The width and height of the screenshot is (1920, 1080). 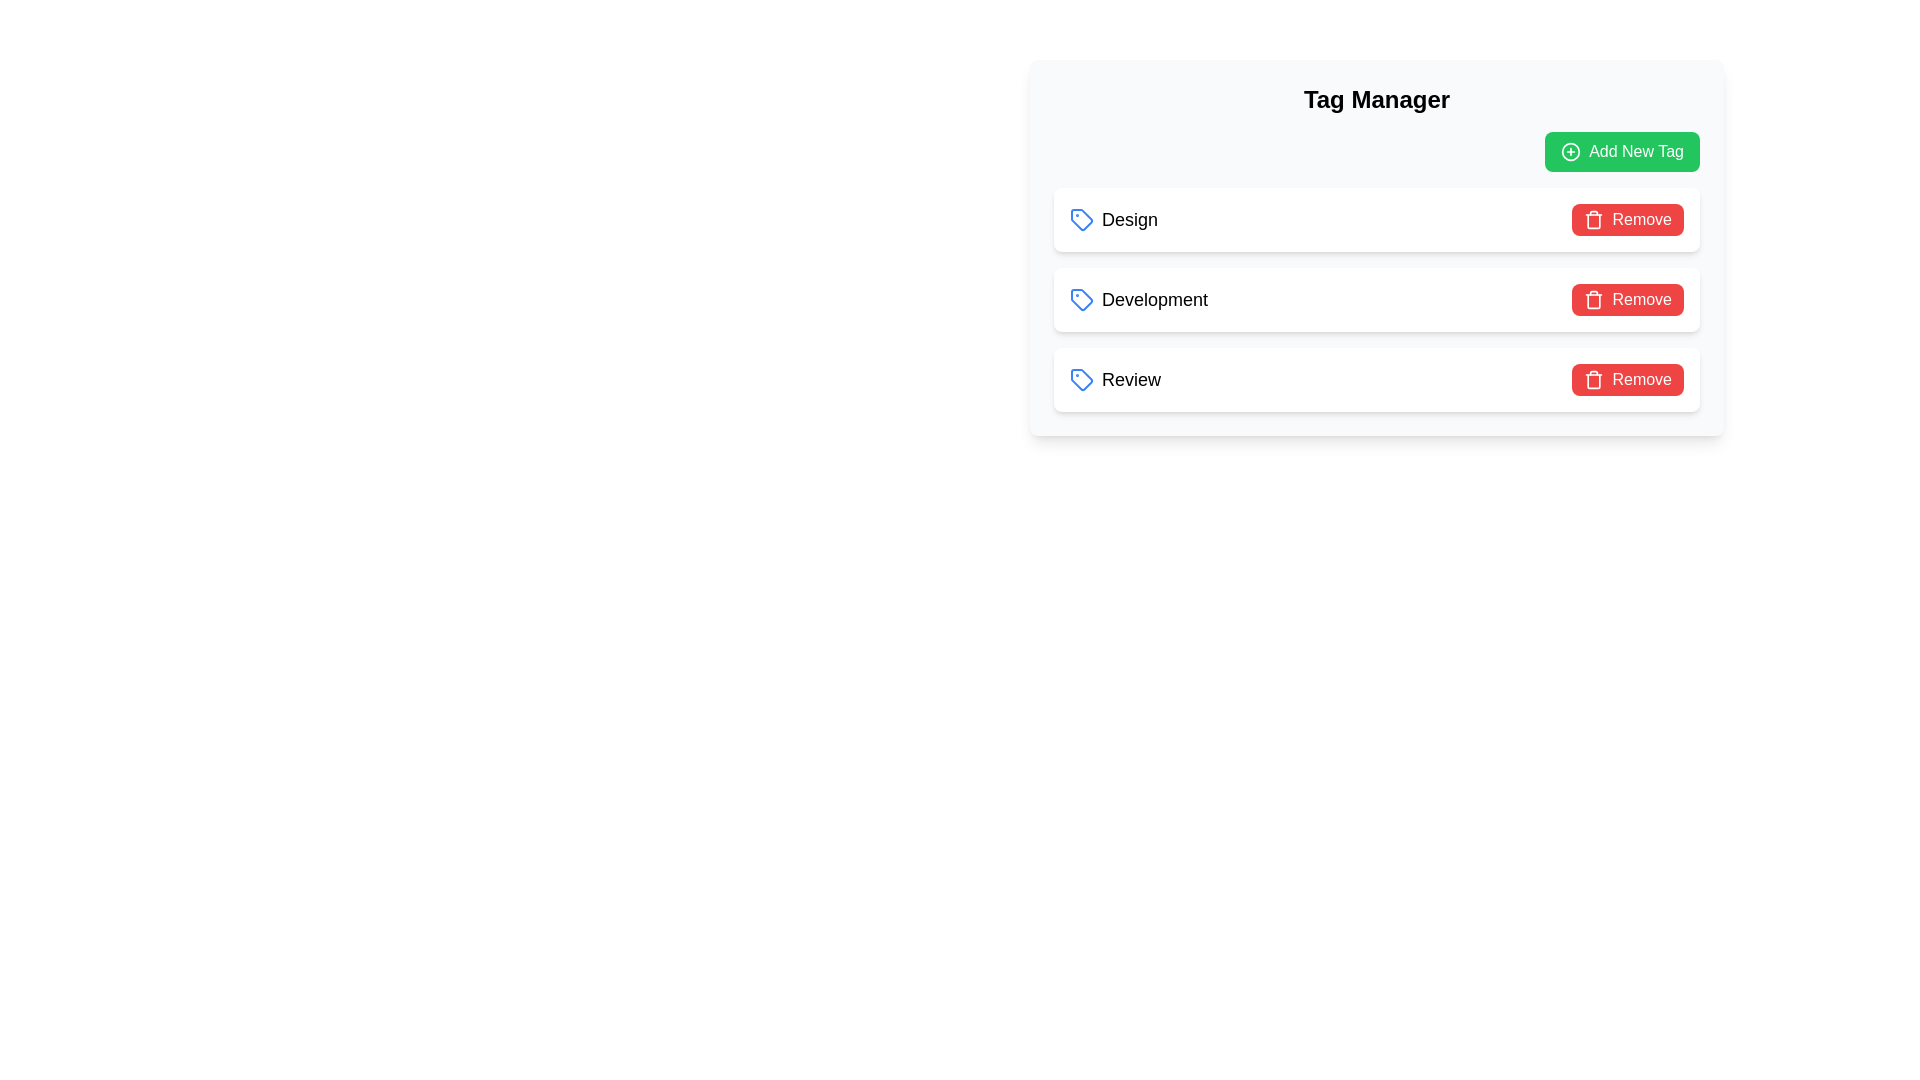 What do you see at coordinates (1080, 219) in the screenshot?
I see `the SVG vector graphic icon that visually labels the 'Design' category, positioned at the top-left corner of the 'Design' list item` at bounding box center [1080, 219].